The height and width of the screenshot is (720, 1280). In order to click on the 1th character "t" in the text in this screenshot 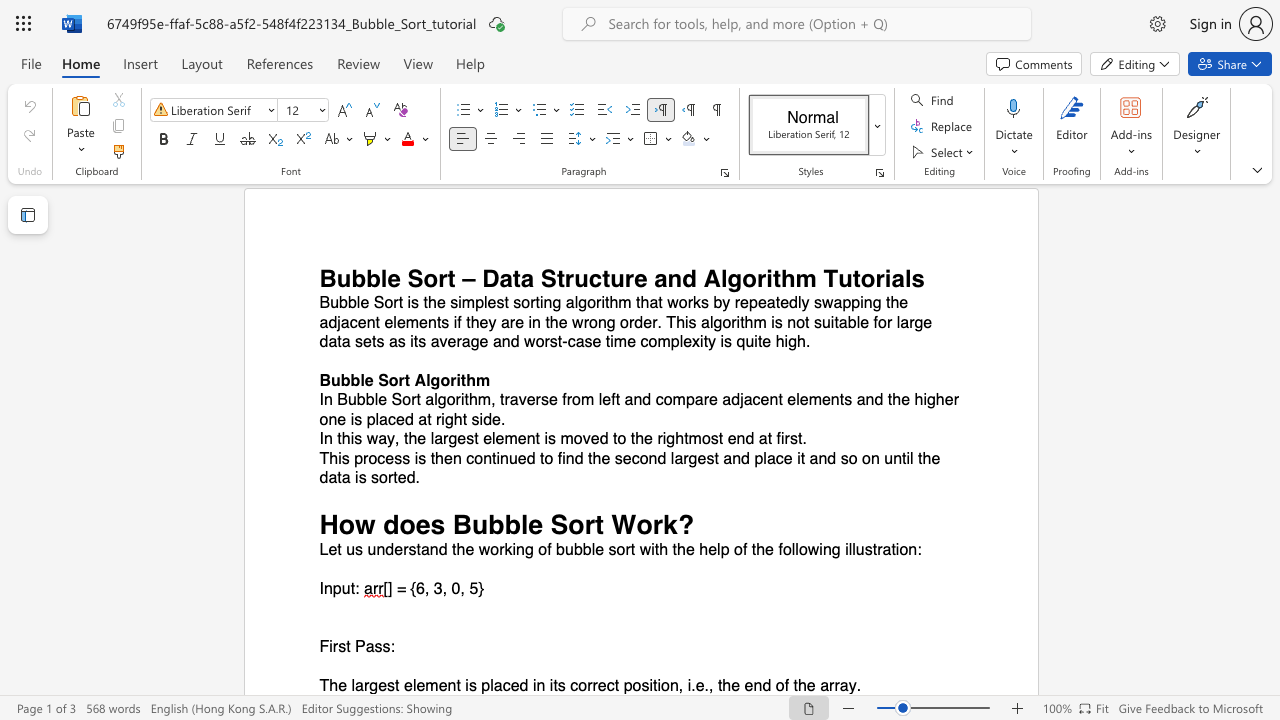, I will do `click(397, 685)`.